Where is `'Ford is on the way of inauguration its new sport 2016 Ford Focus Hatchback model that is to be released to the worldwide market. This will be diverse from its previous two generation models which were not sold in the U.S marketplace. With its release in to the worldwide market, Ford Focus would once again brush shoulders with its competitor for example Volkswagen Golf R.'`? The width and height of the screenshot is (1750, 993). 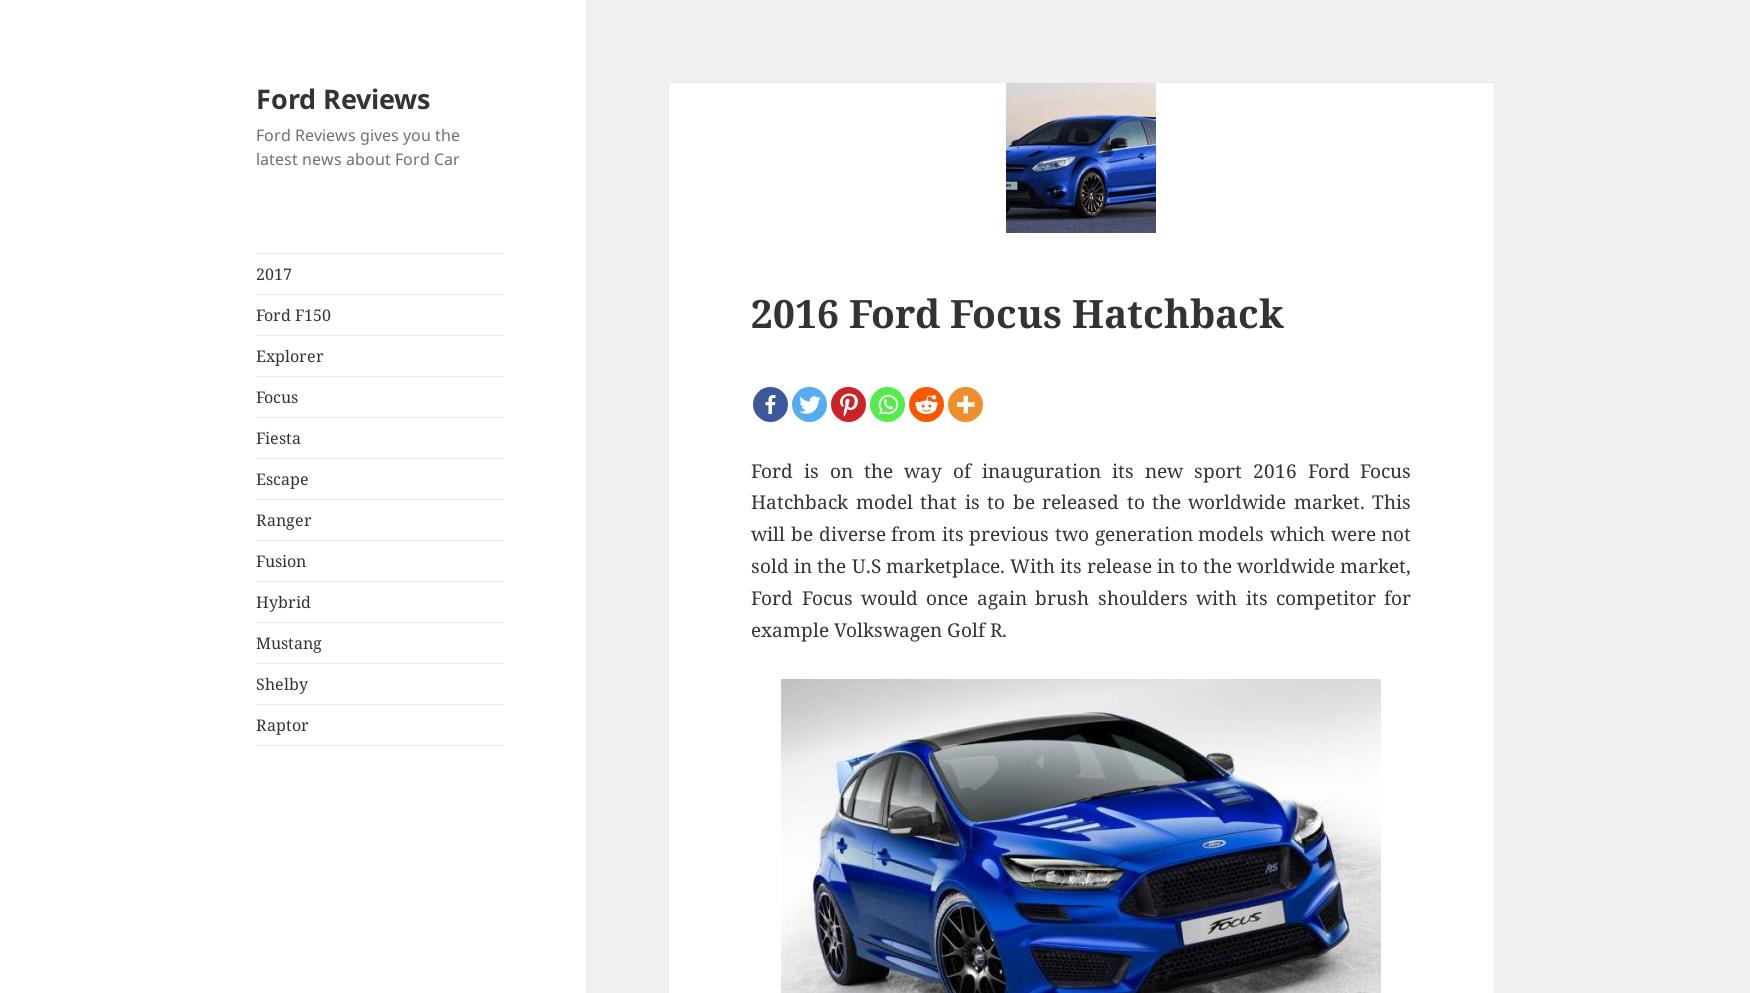 'Ford is on the way of inauguration its new sport 2016 Ford Focus Hatchback model that is to be released to the worldwide market. This will be diverse from its previous two generation models which were not sold in the U.S marketplace. With its release in to the worldwide market, Ford Focus would once again brush shoulders with its competitor for example Volkswagen Golf R.' is located at coordinates (750, 549).